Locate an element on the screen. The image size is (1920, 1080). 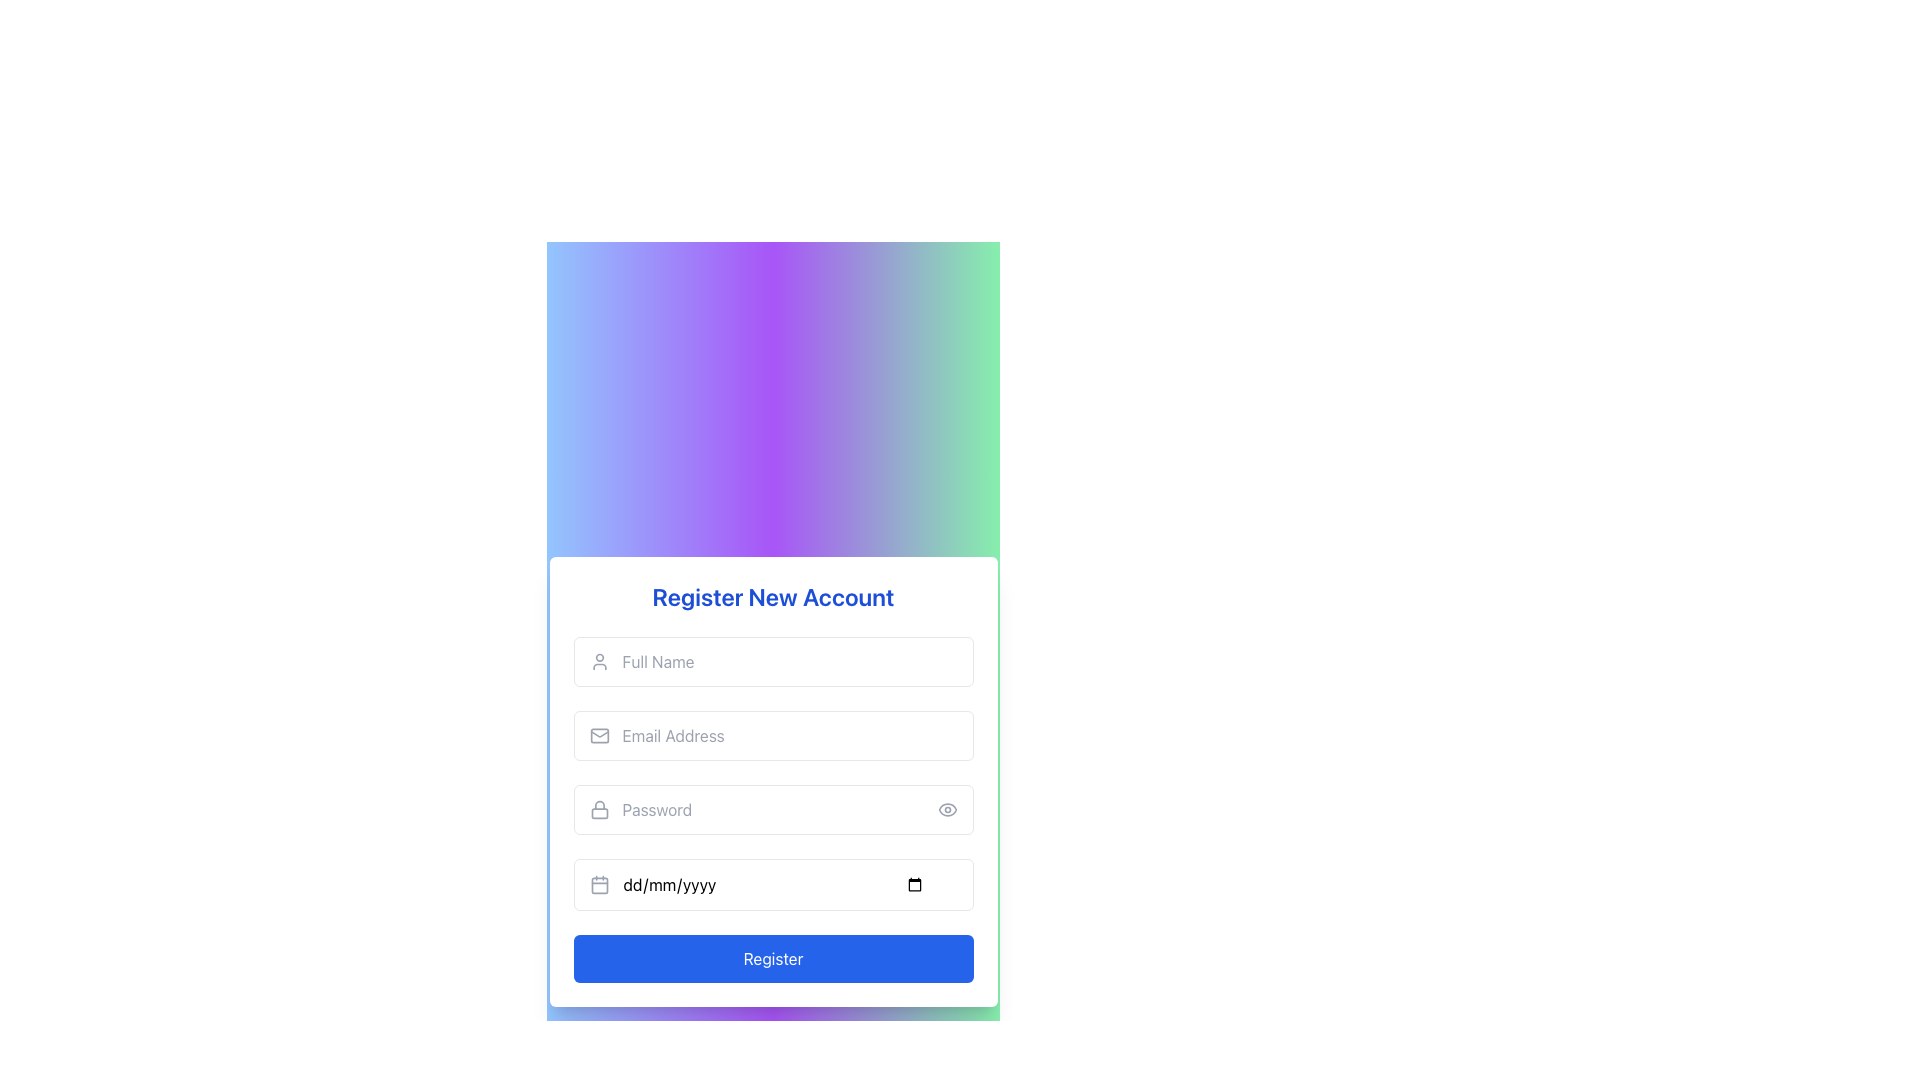
the first input field in the 'Register New Account' form to focus on it for entering the user's full name is located at coordinates (772, 662).